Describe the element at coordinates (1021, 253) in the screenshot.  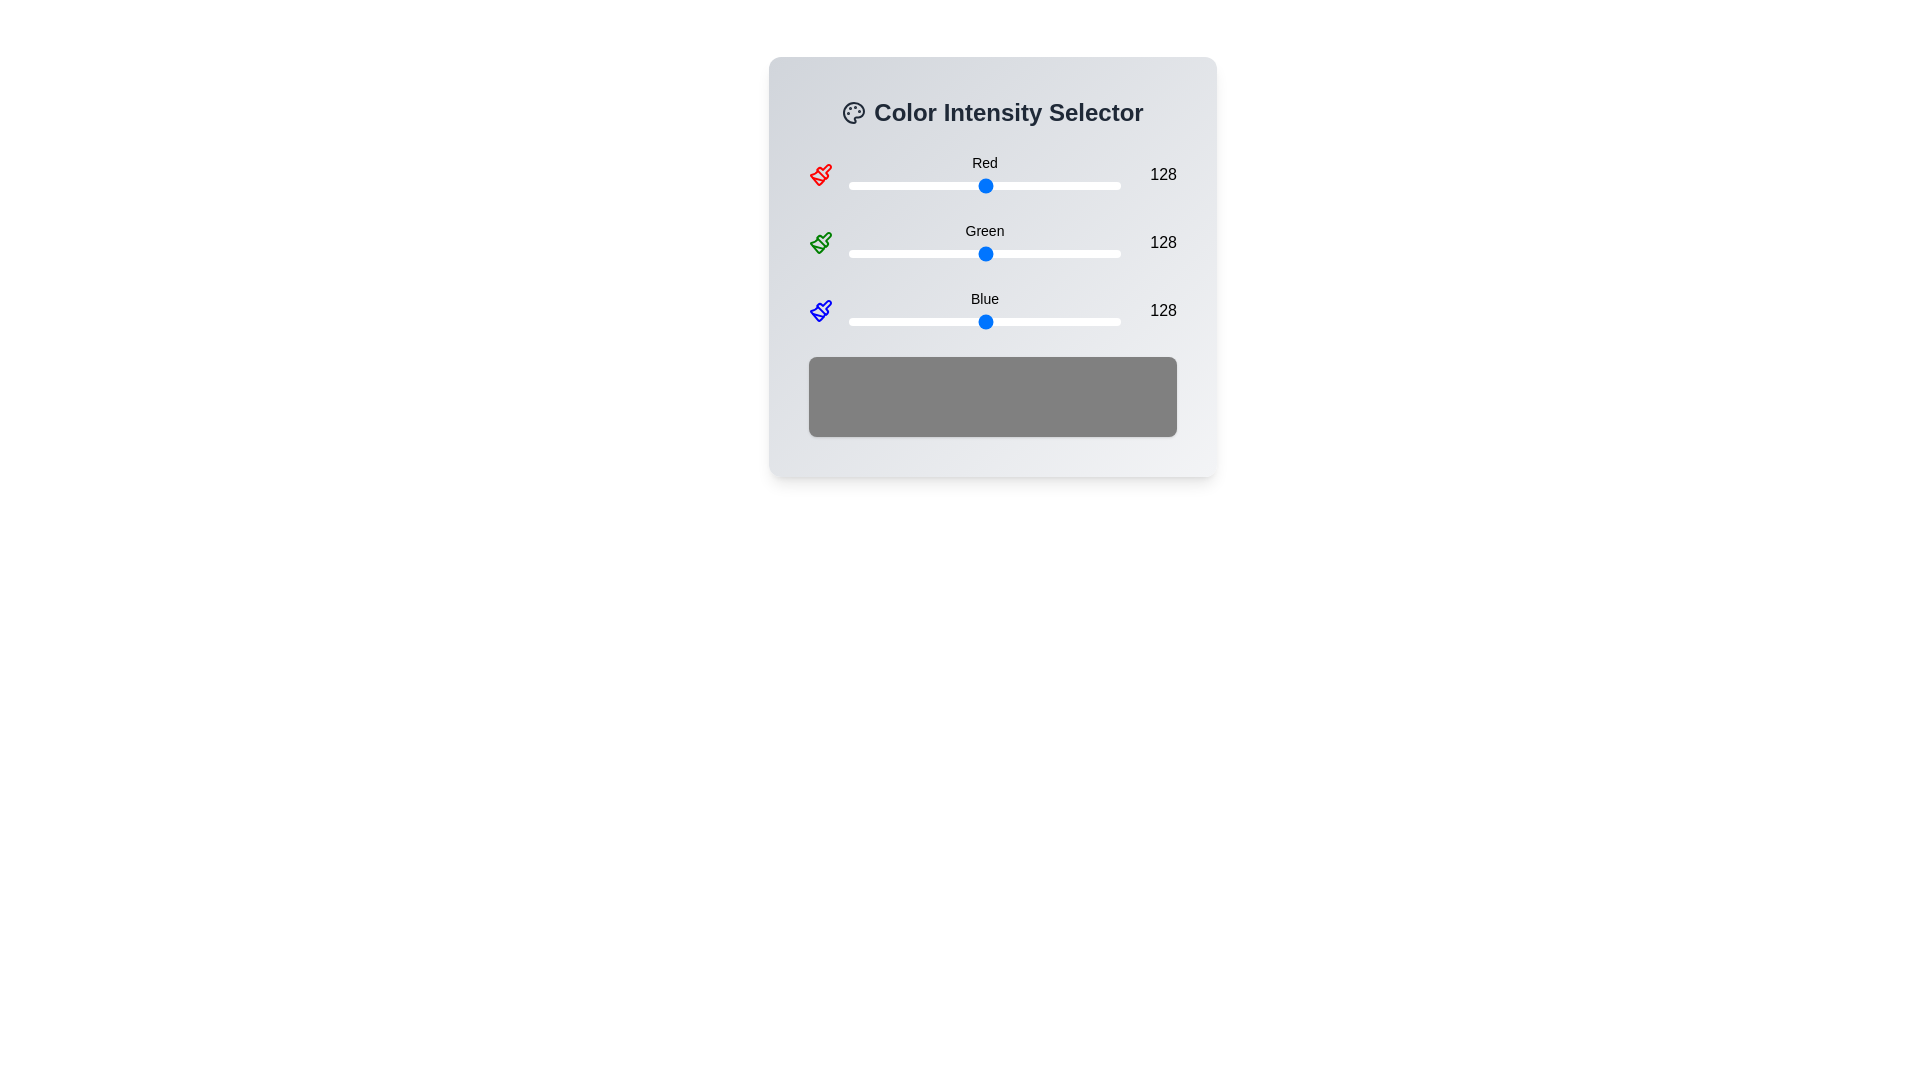
I see `the green color intensity` at that location.